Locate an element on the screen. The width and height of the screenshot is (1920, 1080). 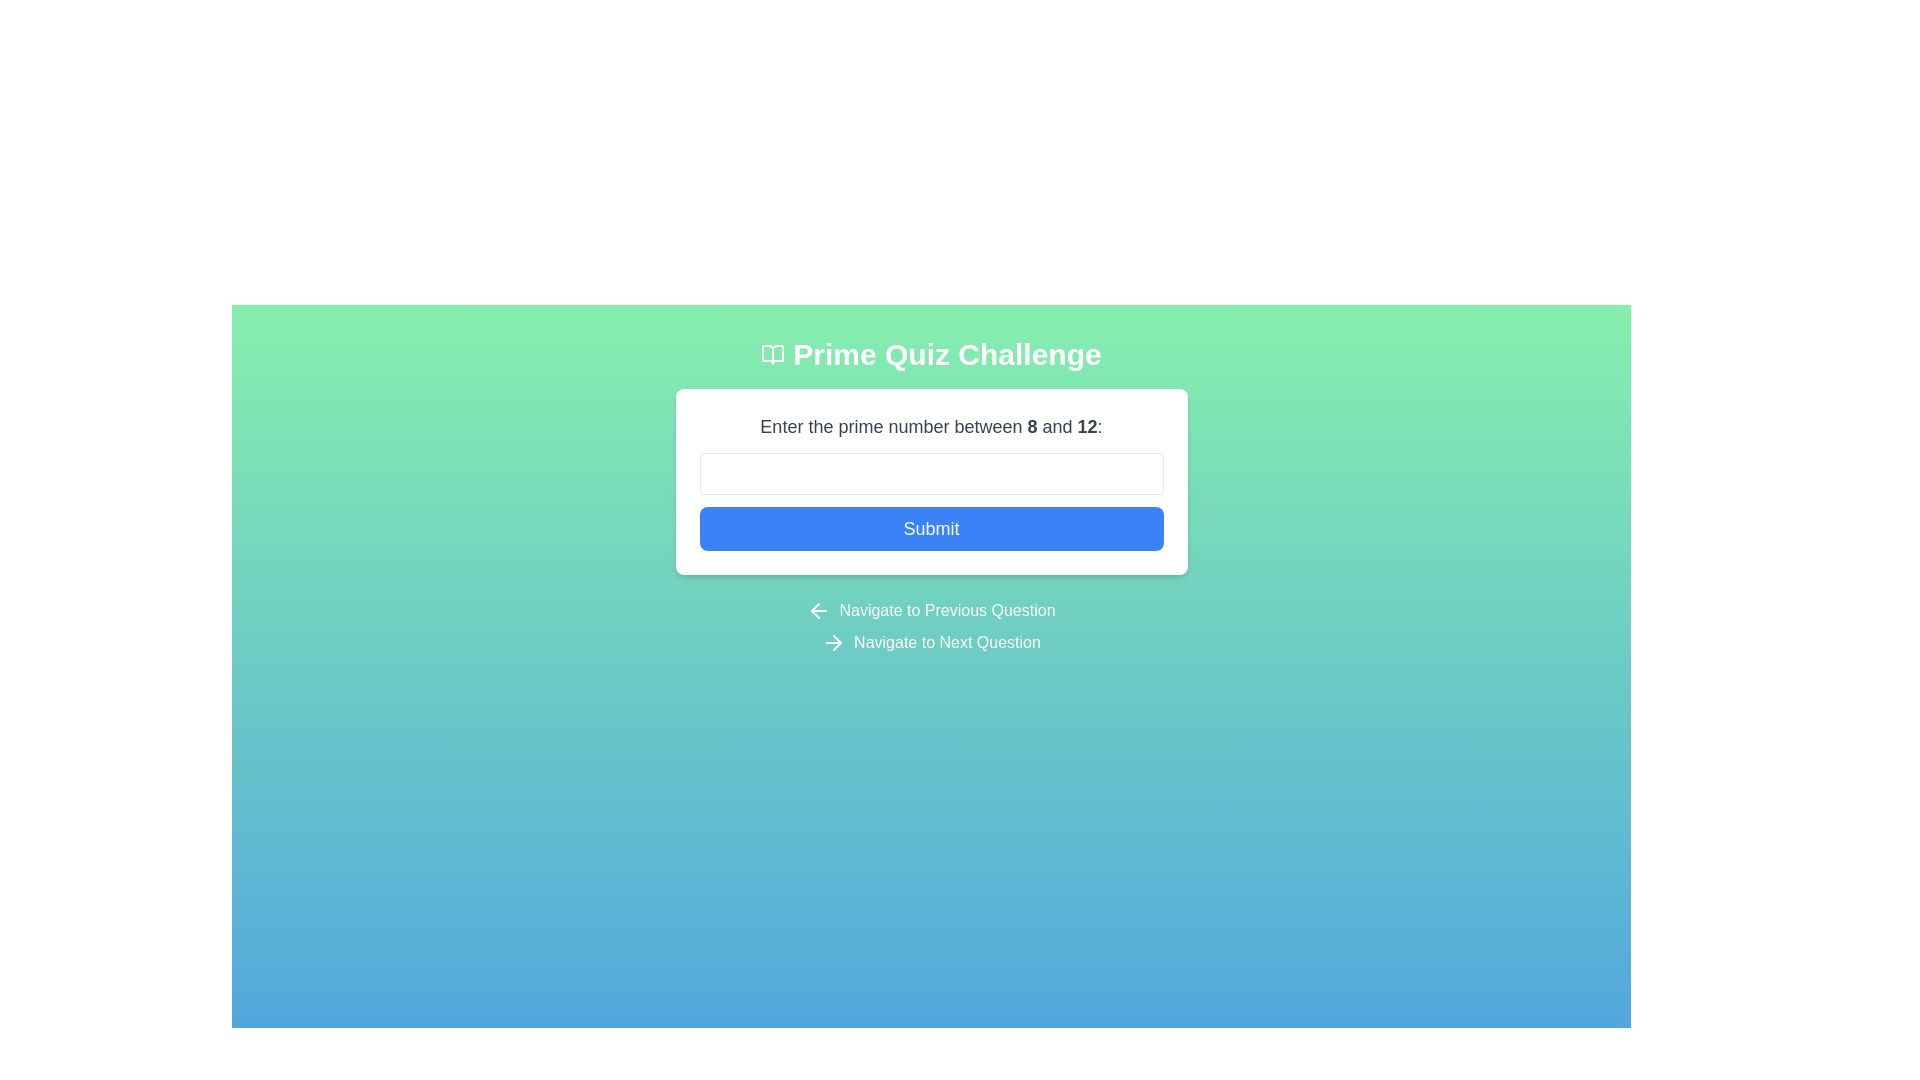
the text label 'Navigate to Previous Question' is located at coordinates (946, 609).